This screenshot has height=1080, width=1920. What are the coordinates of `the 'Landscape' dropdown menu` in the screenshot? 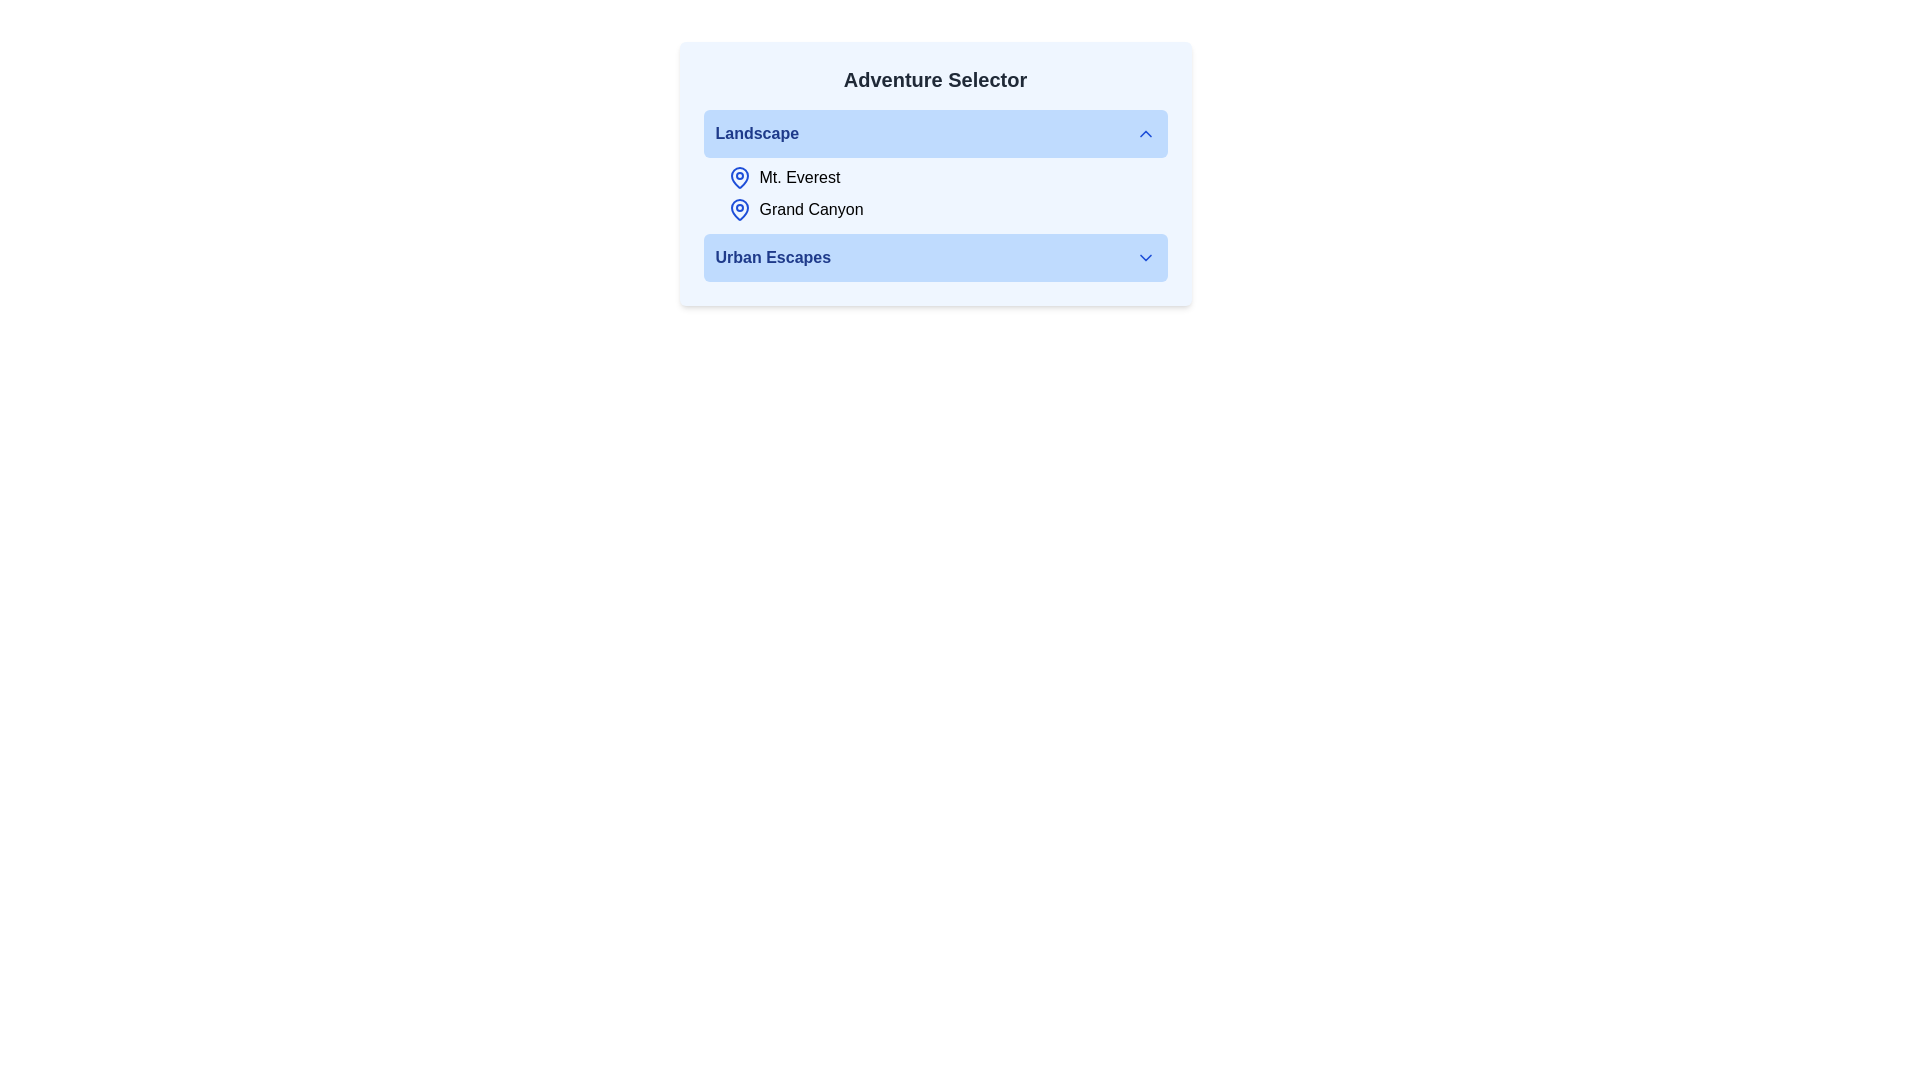 It's located at (934, 164).